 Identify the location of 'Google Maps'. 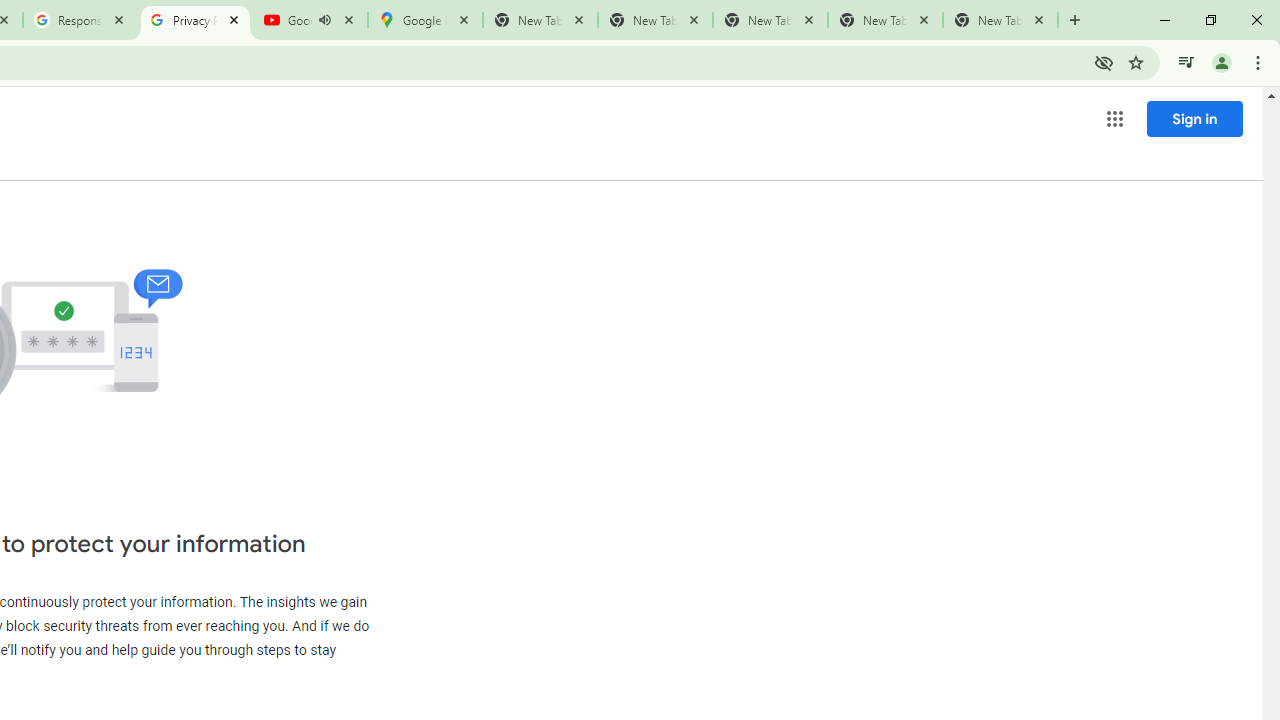
(423, 20).